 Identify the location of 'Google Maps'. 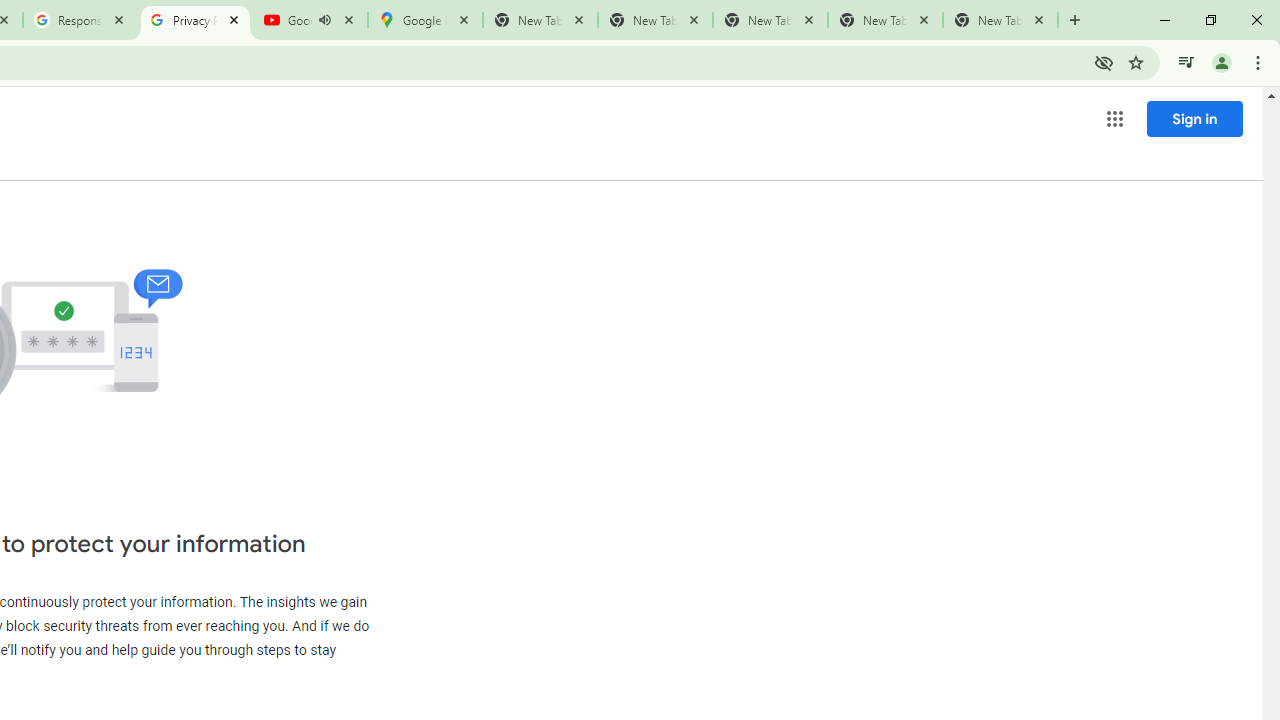
(423, 20).